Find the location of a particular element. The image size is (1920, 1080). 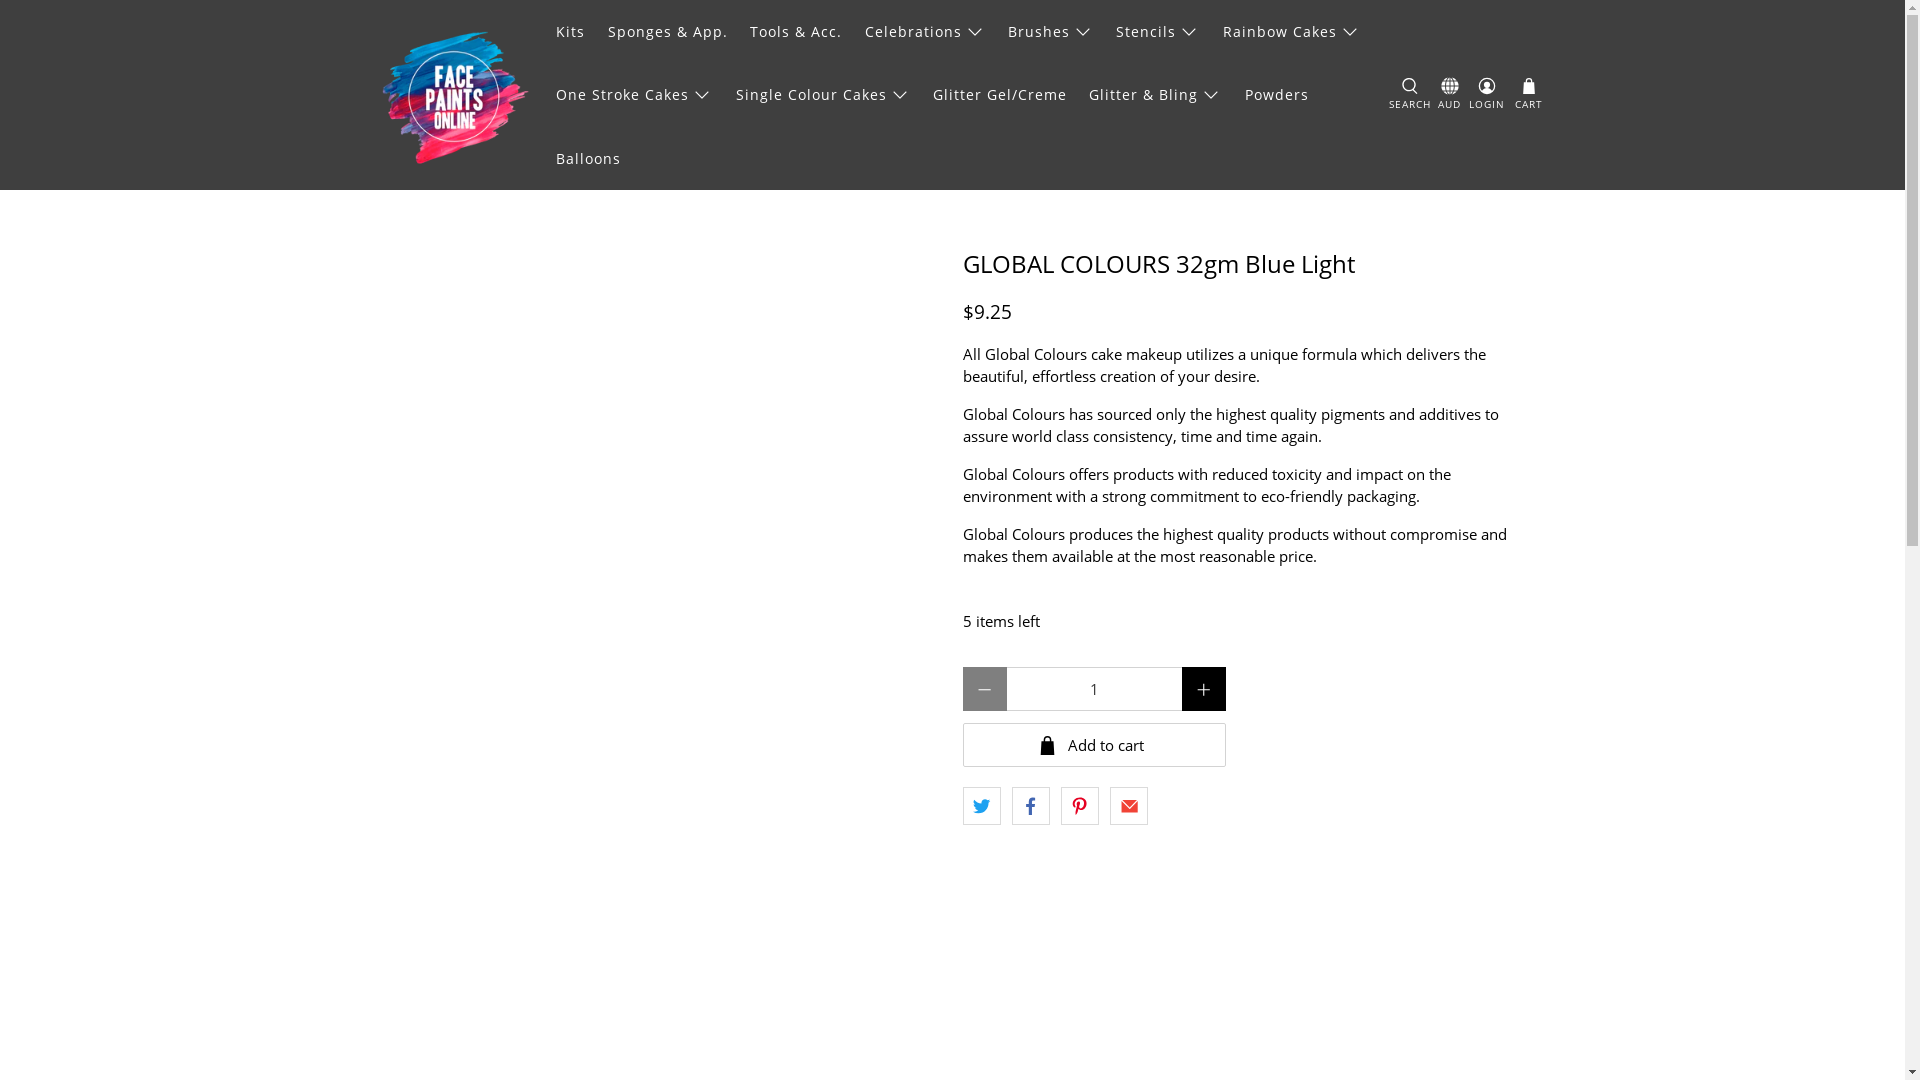

'Rainbow Cakes' is located at coordinates (1209, 31).